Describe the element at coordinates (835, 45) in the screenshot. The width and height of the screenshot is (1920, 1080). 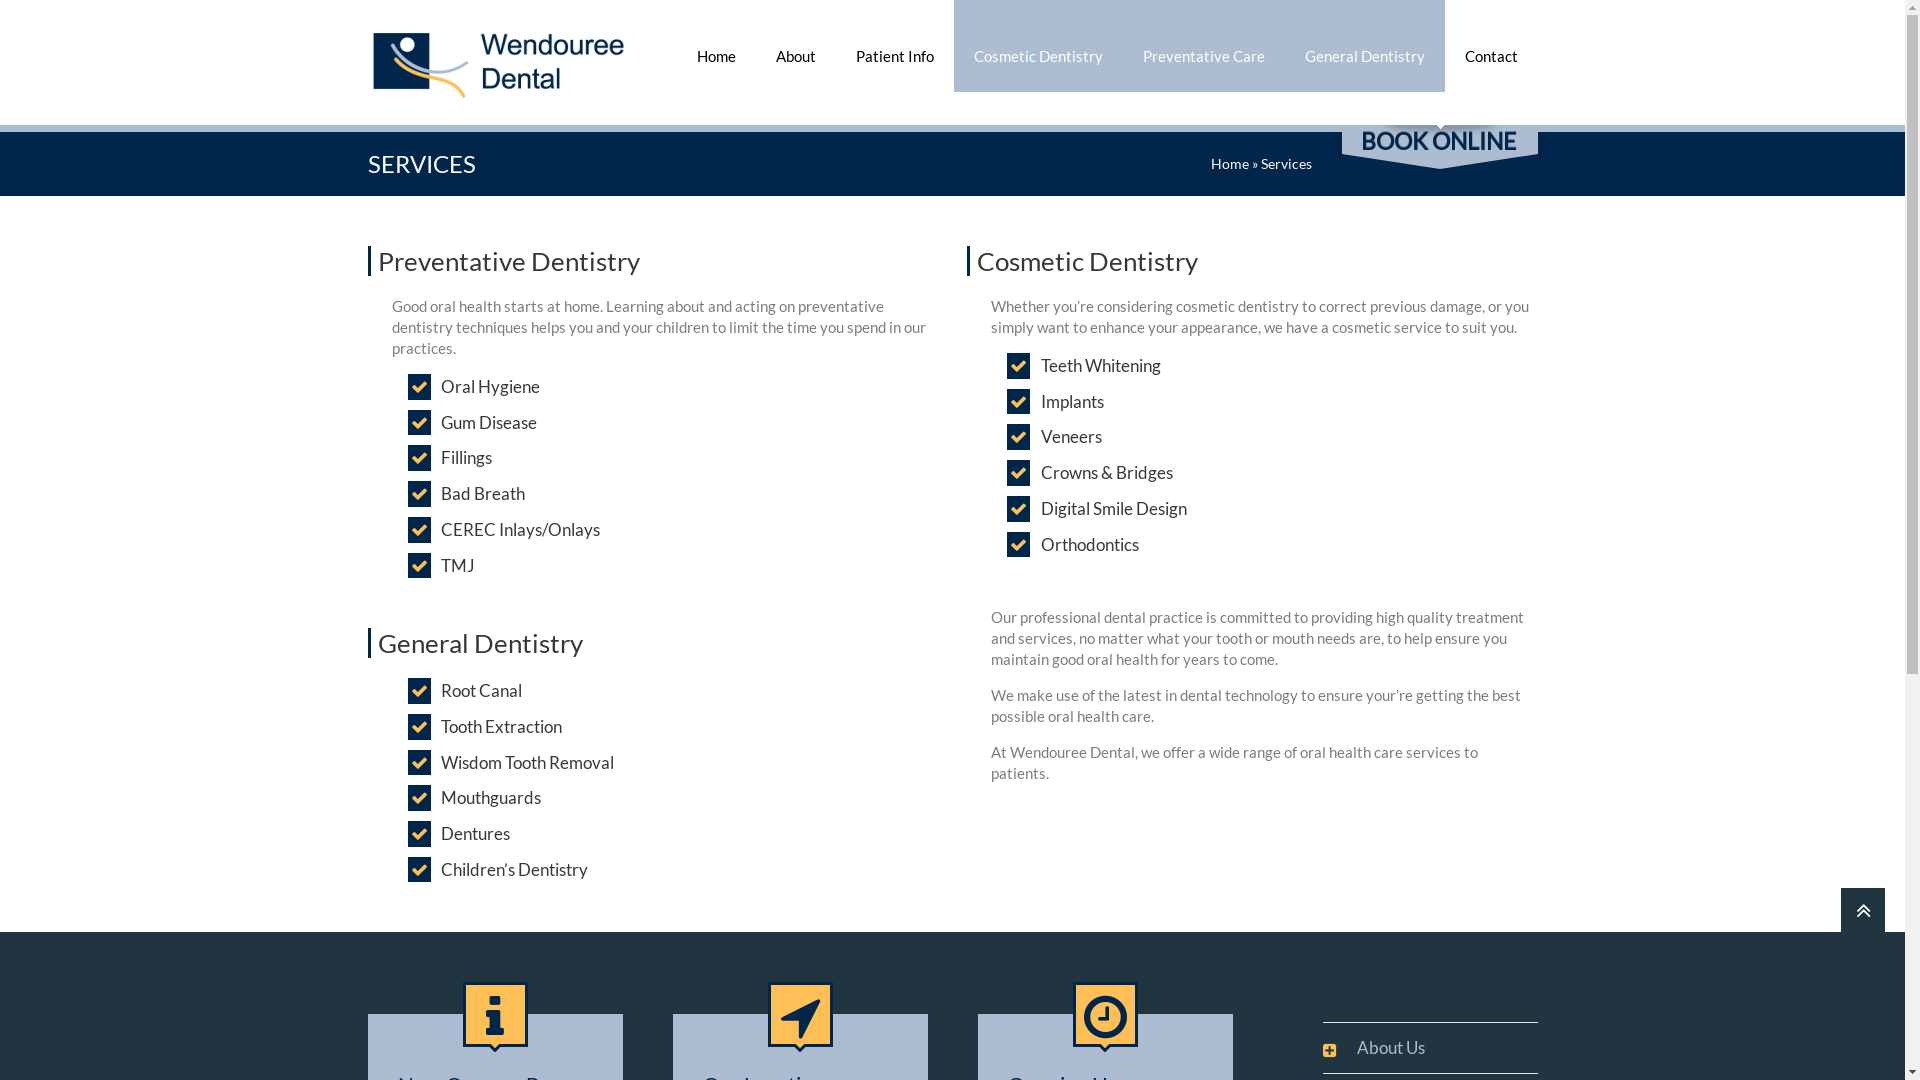
I see `'Patient Info'` at that location.